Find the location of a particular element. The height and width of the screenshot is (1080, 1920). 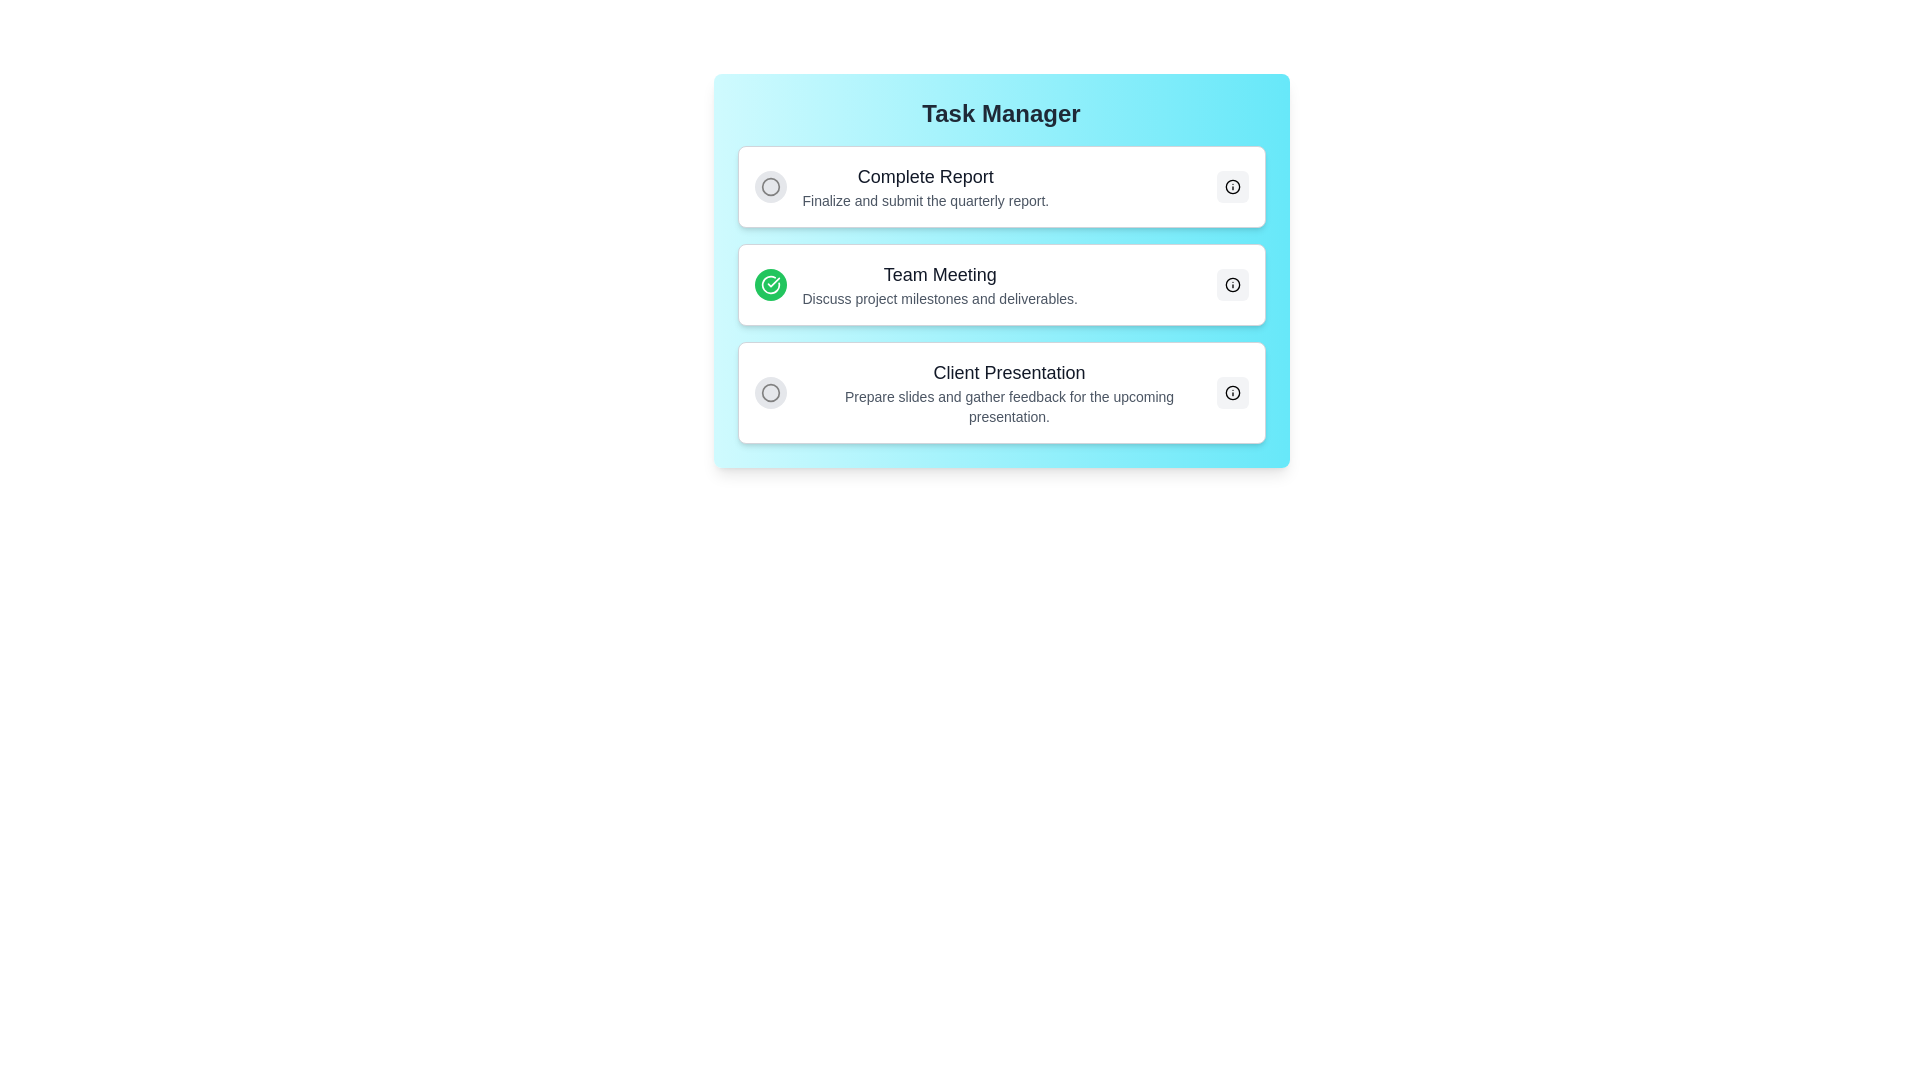

the checkmark on the second task card in the Task Manager to mark the meeting as complete is located at coordinates (1001, 285).